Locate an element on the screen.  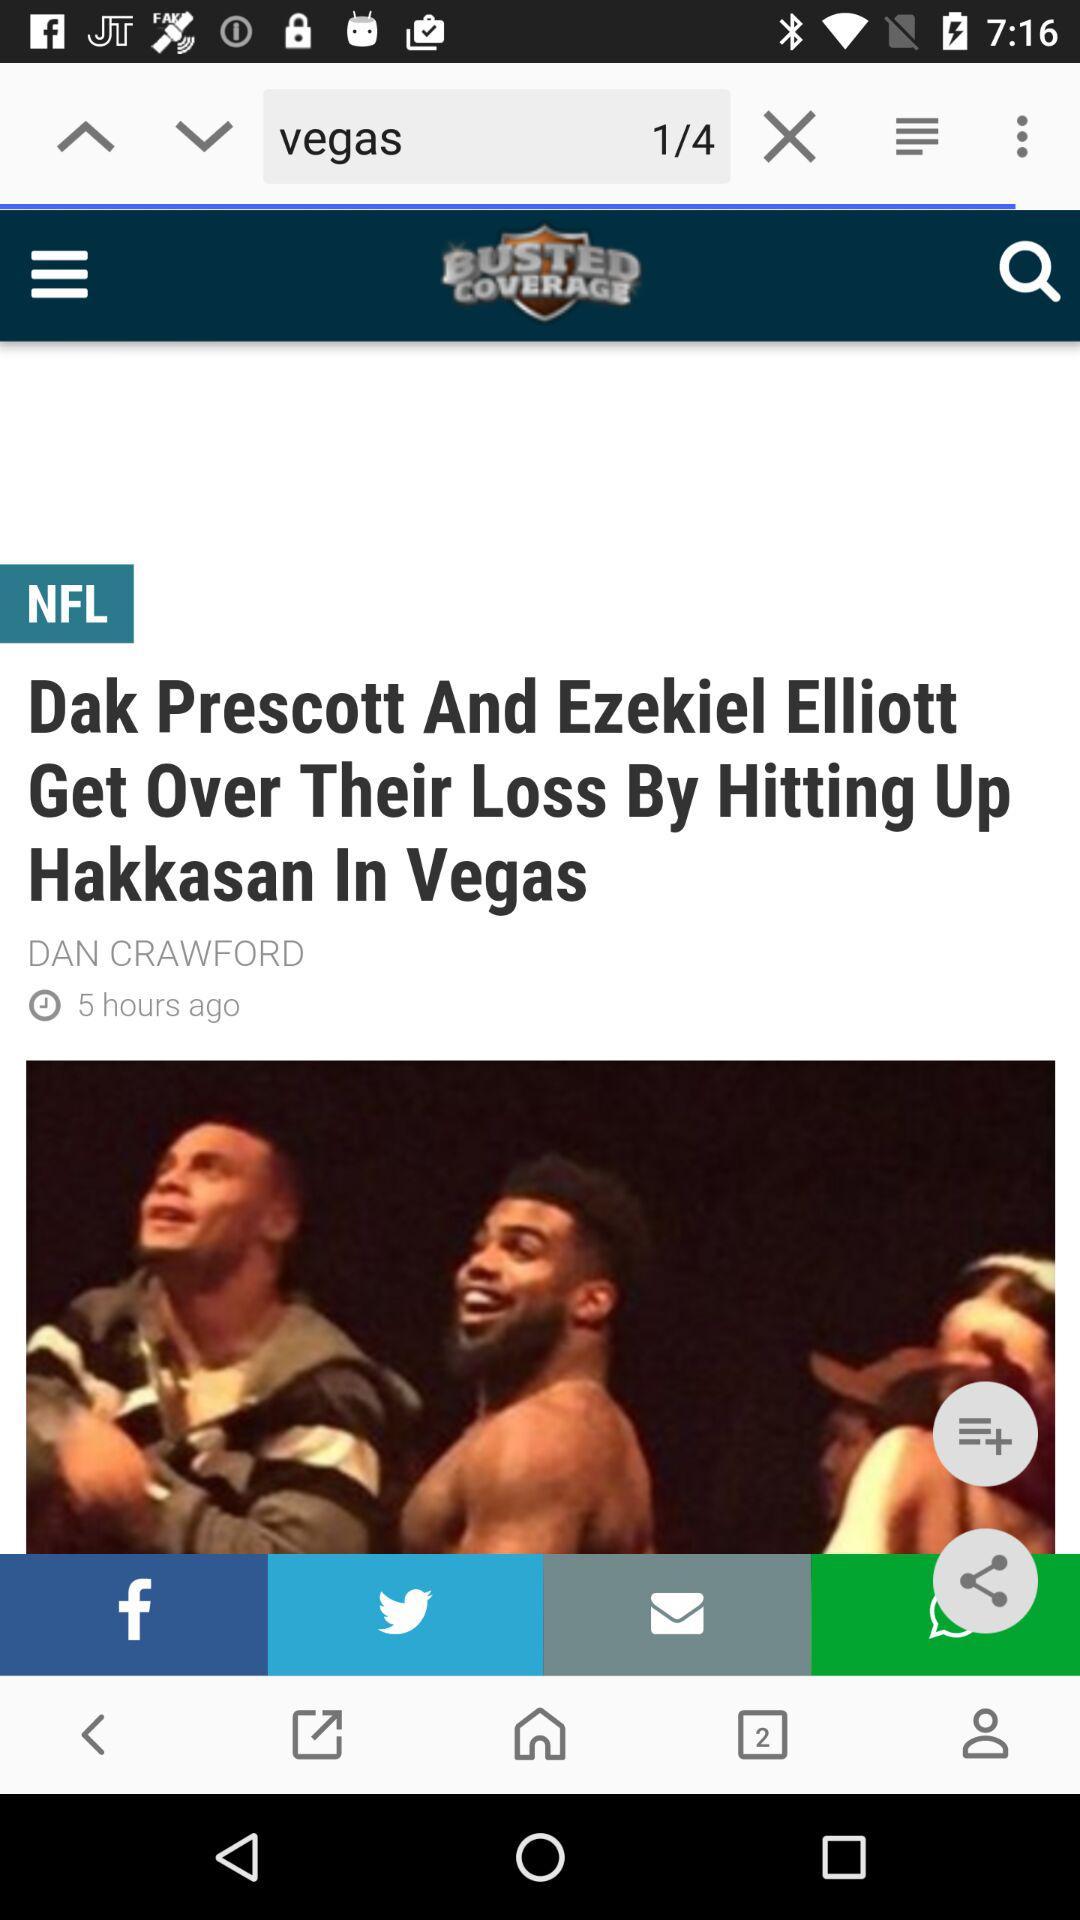
the share icon is located at coordinates (984, 1579).